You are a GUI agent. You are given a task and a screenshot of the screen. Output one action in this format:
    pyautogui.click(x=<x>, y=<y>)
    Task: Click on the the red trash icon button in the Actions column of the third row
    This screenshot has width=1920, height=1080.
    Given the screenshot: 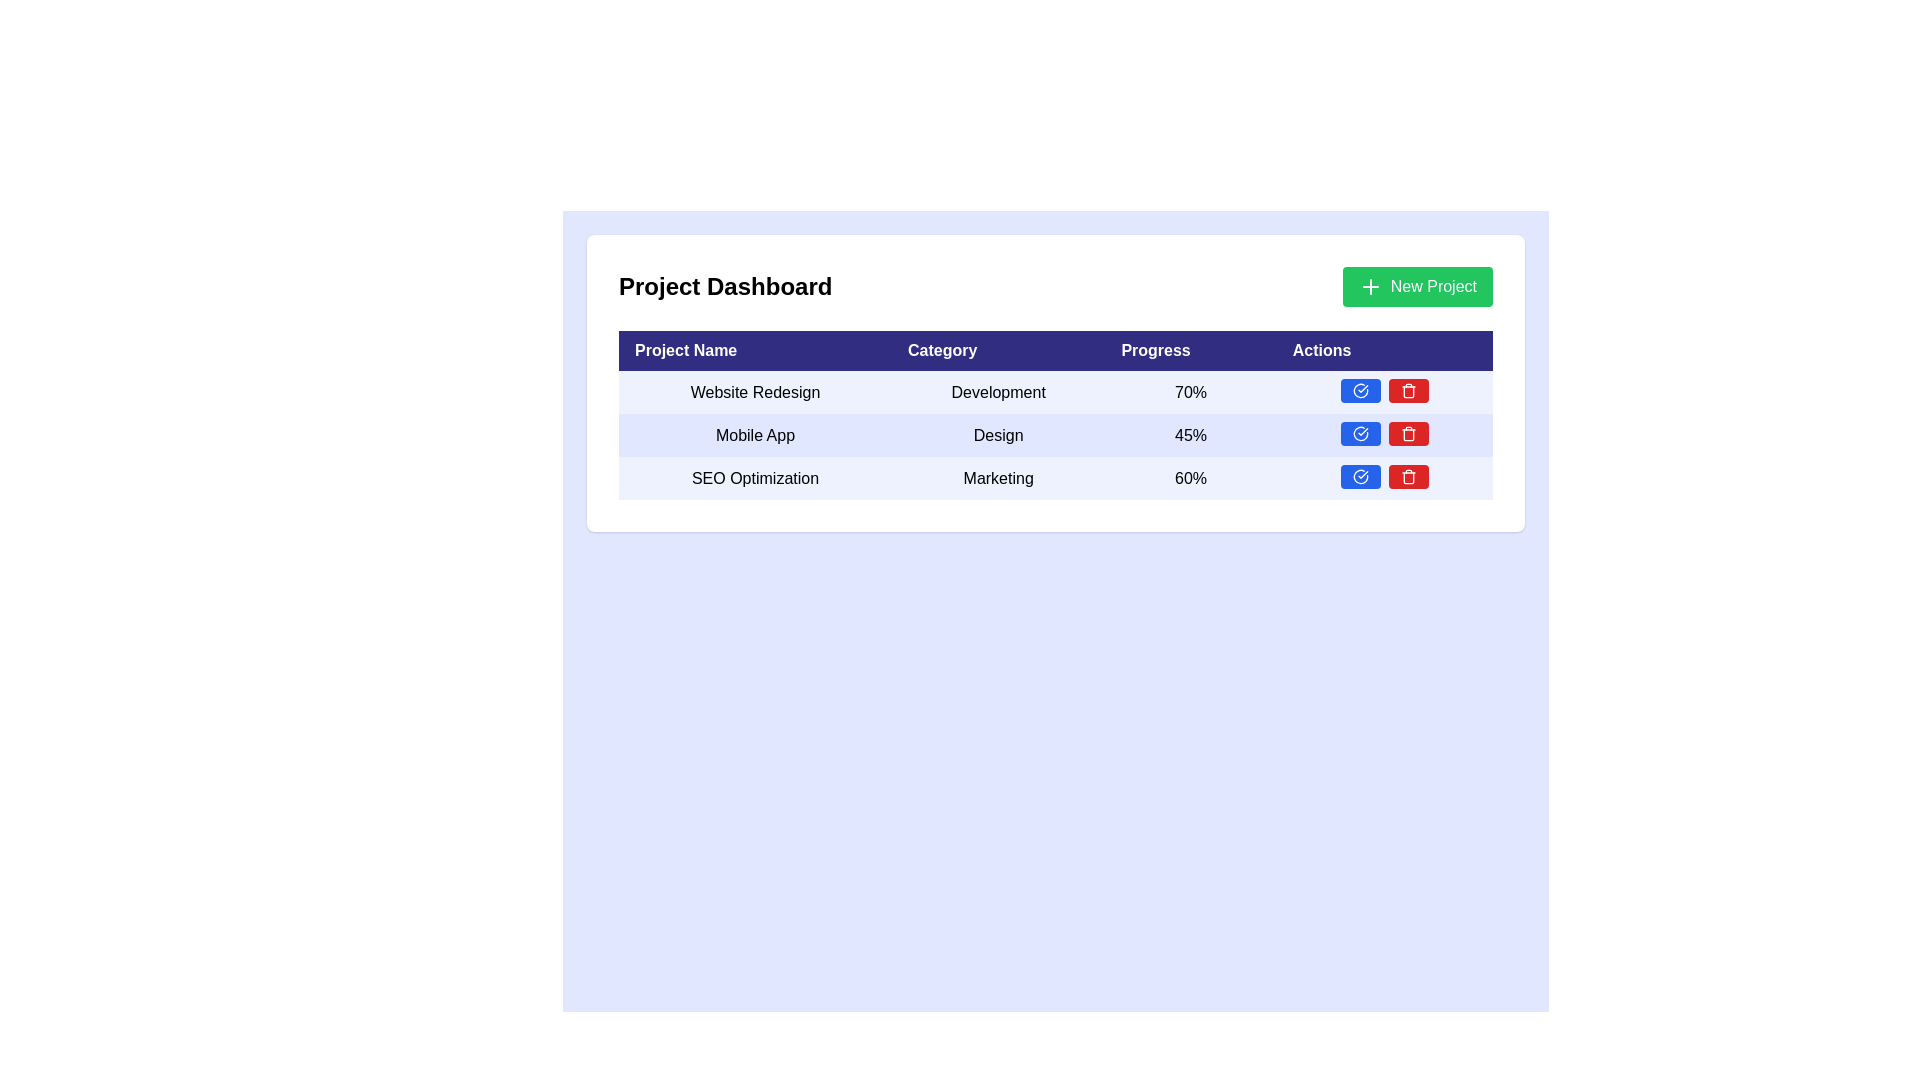 What is the action you would take?
    pyautogui.click(x=1407, y=390)
    